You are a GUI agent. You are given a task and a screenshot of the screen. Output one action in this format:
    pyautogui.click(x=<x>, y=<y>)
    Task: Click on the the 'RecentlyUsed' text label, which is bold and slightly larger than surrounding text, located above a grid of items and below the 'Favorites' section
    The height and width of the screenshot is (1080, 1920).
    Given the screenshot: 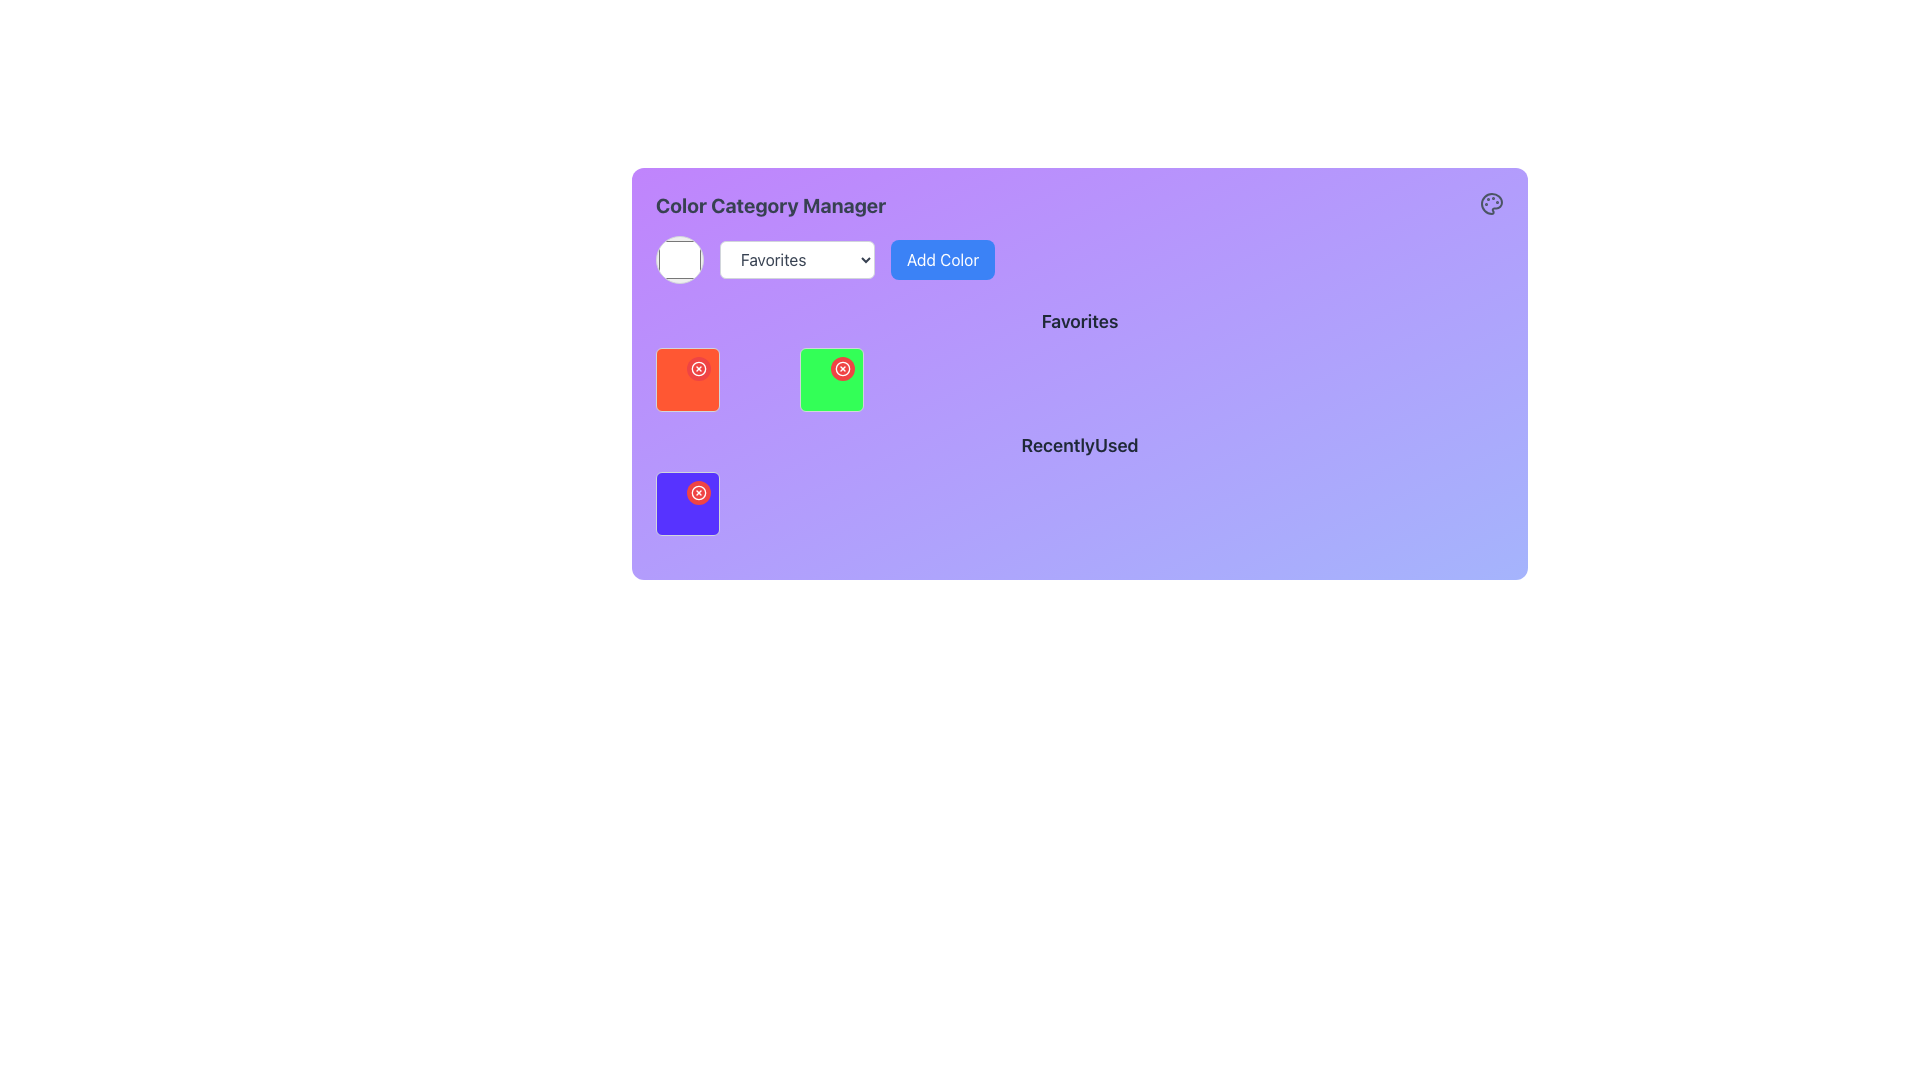 What is the action you would take?
    pyautogui.click(x=1079, y=445)
    